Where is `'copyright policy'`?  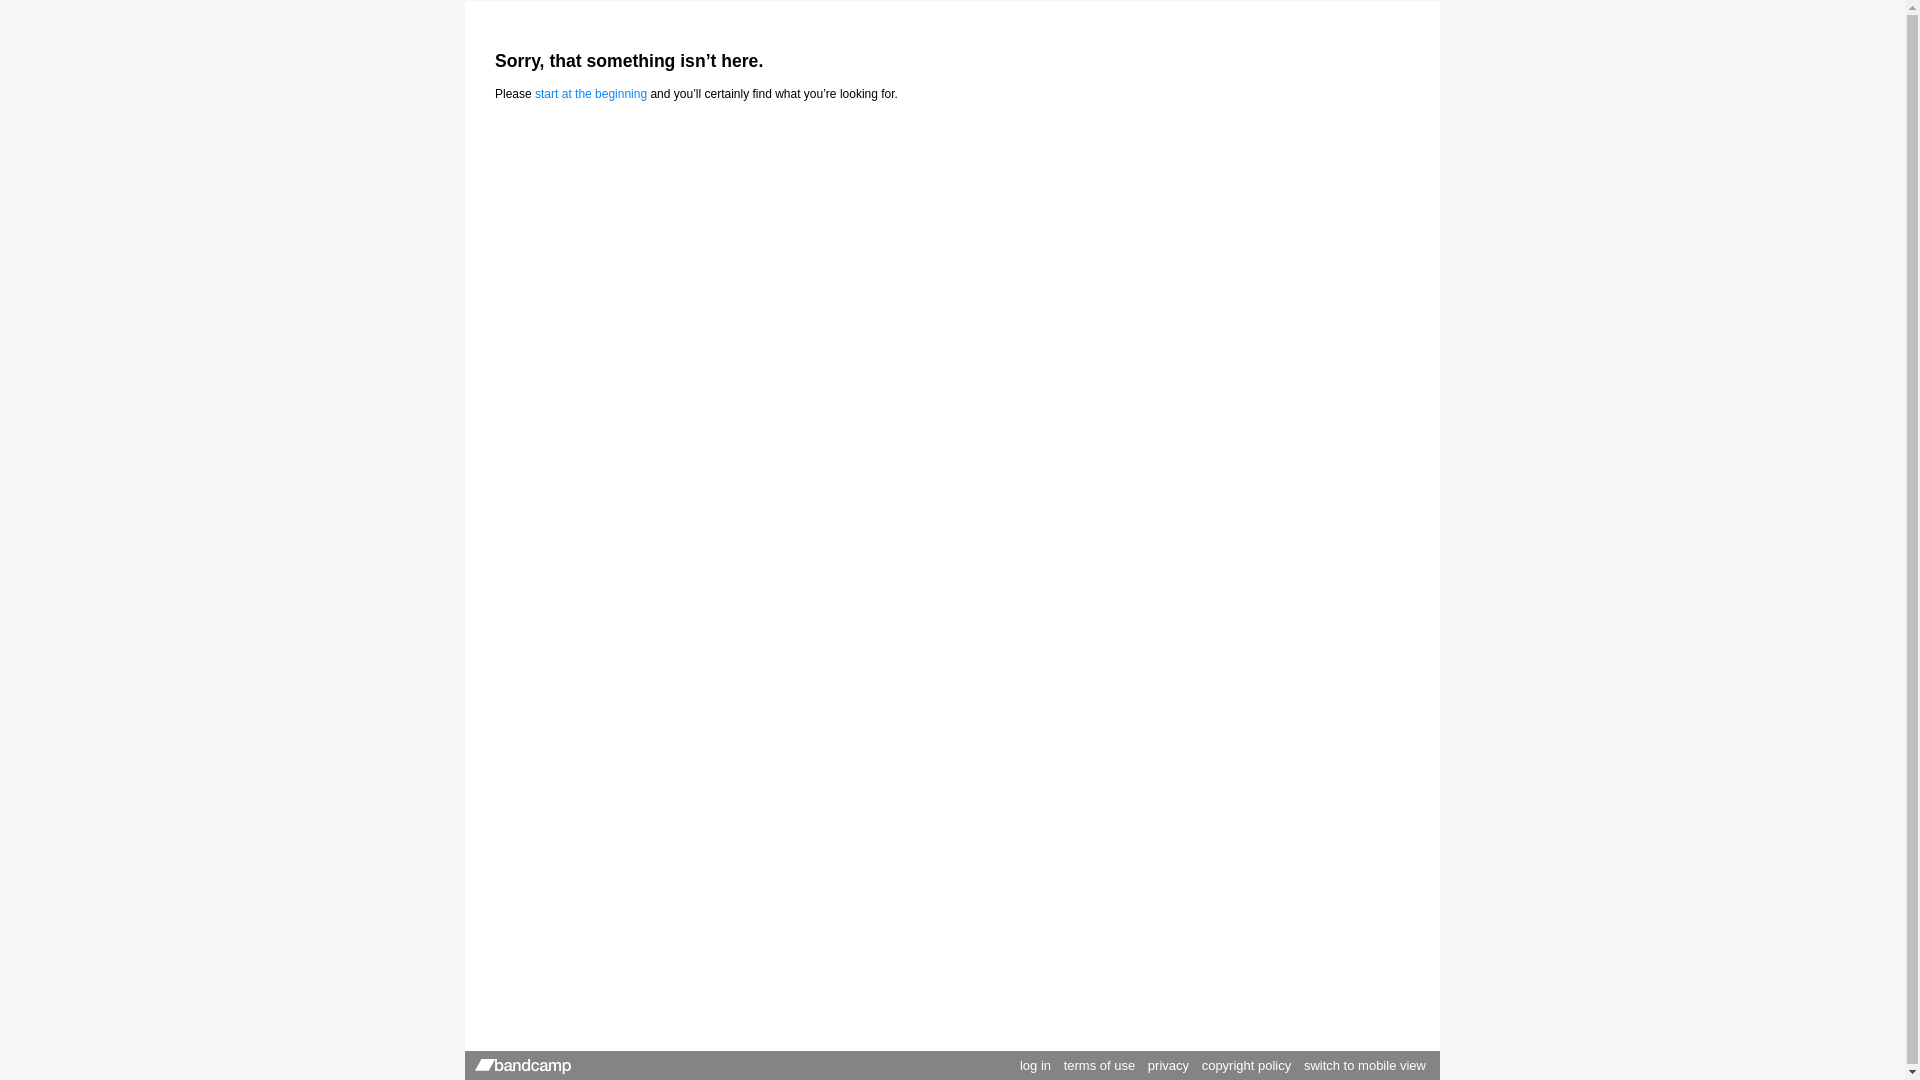
'copyright policy' is located at coordinates (1246, 1064).